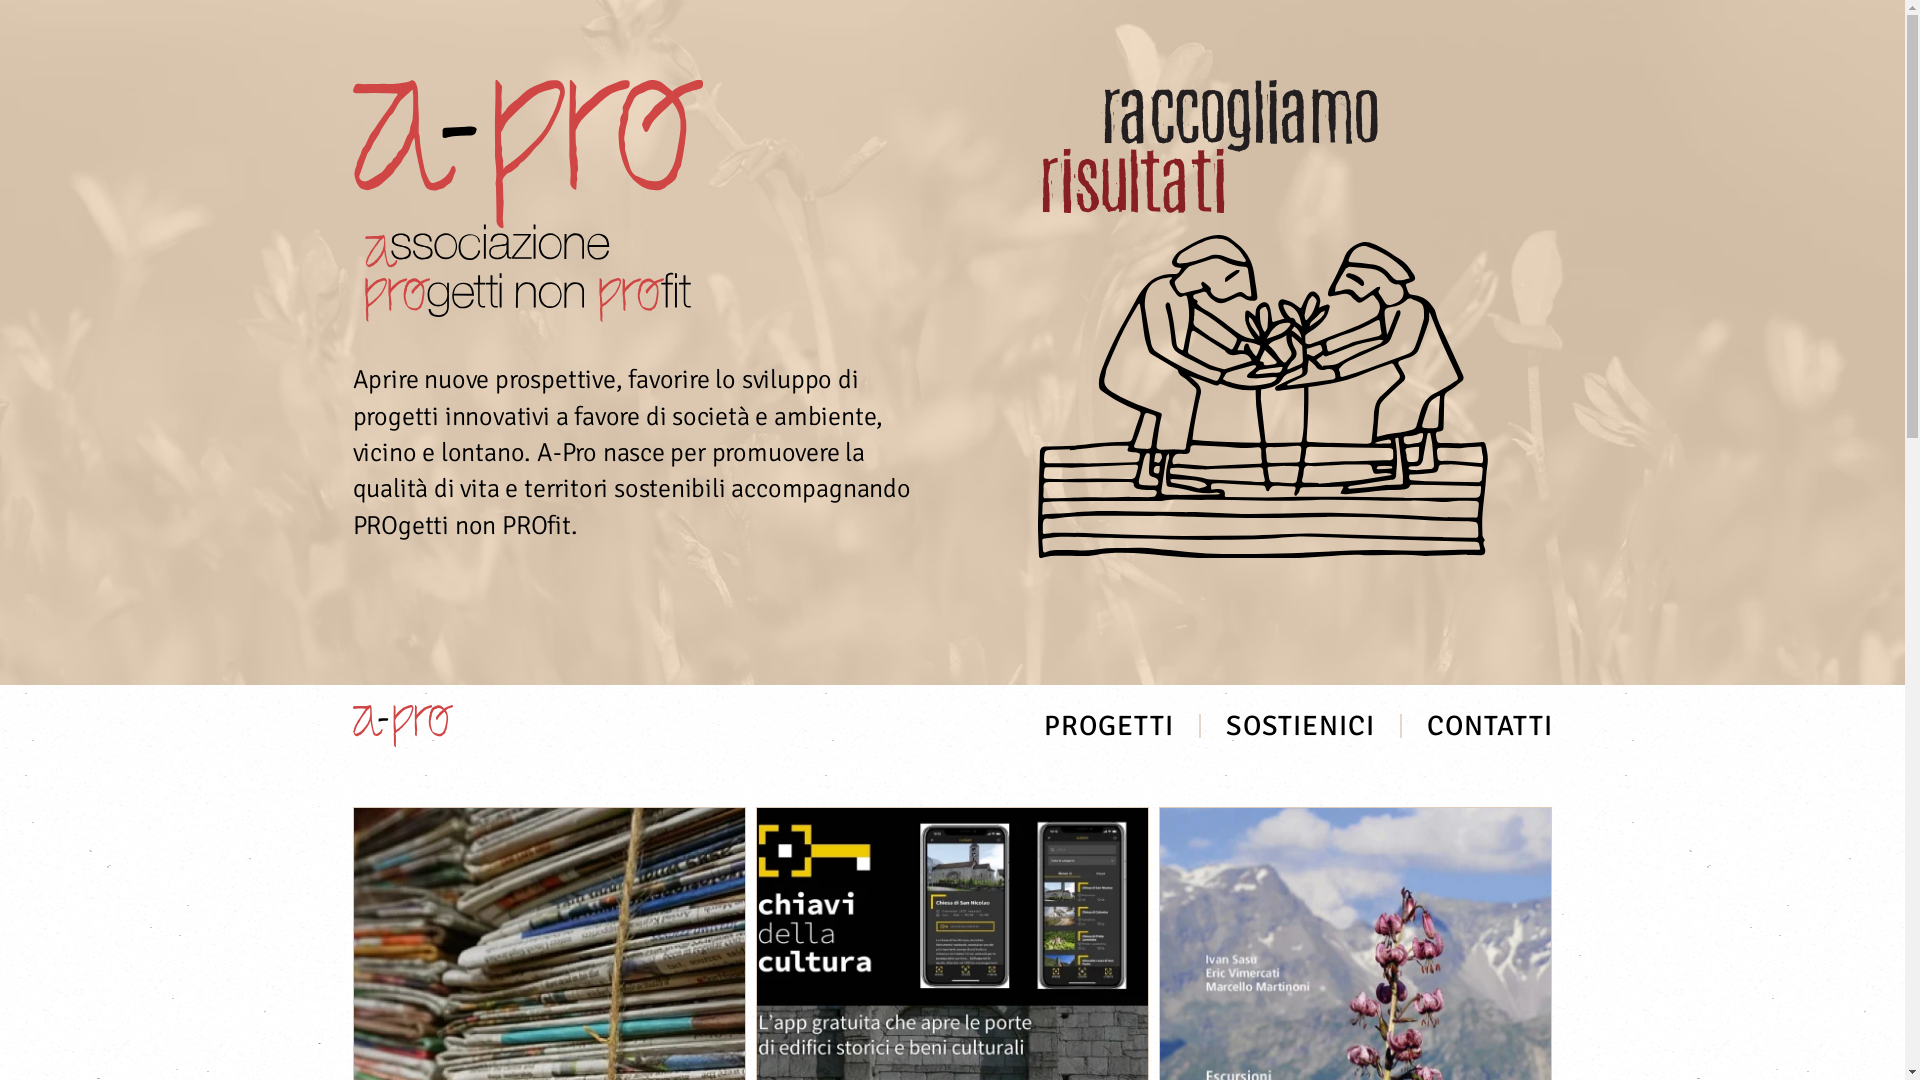 This screenshot has height=1080, width=1920. I want to click on 'SOSTIENICI', so click(1300, 725).